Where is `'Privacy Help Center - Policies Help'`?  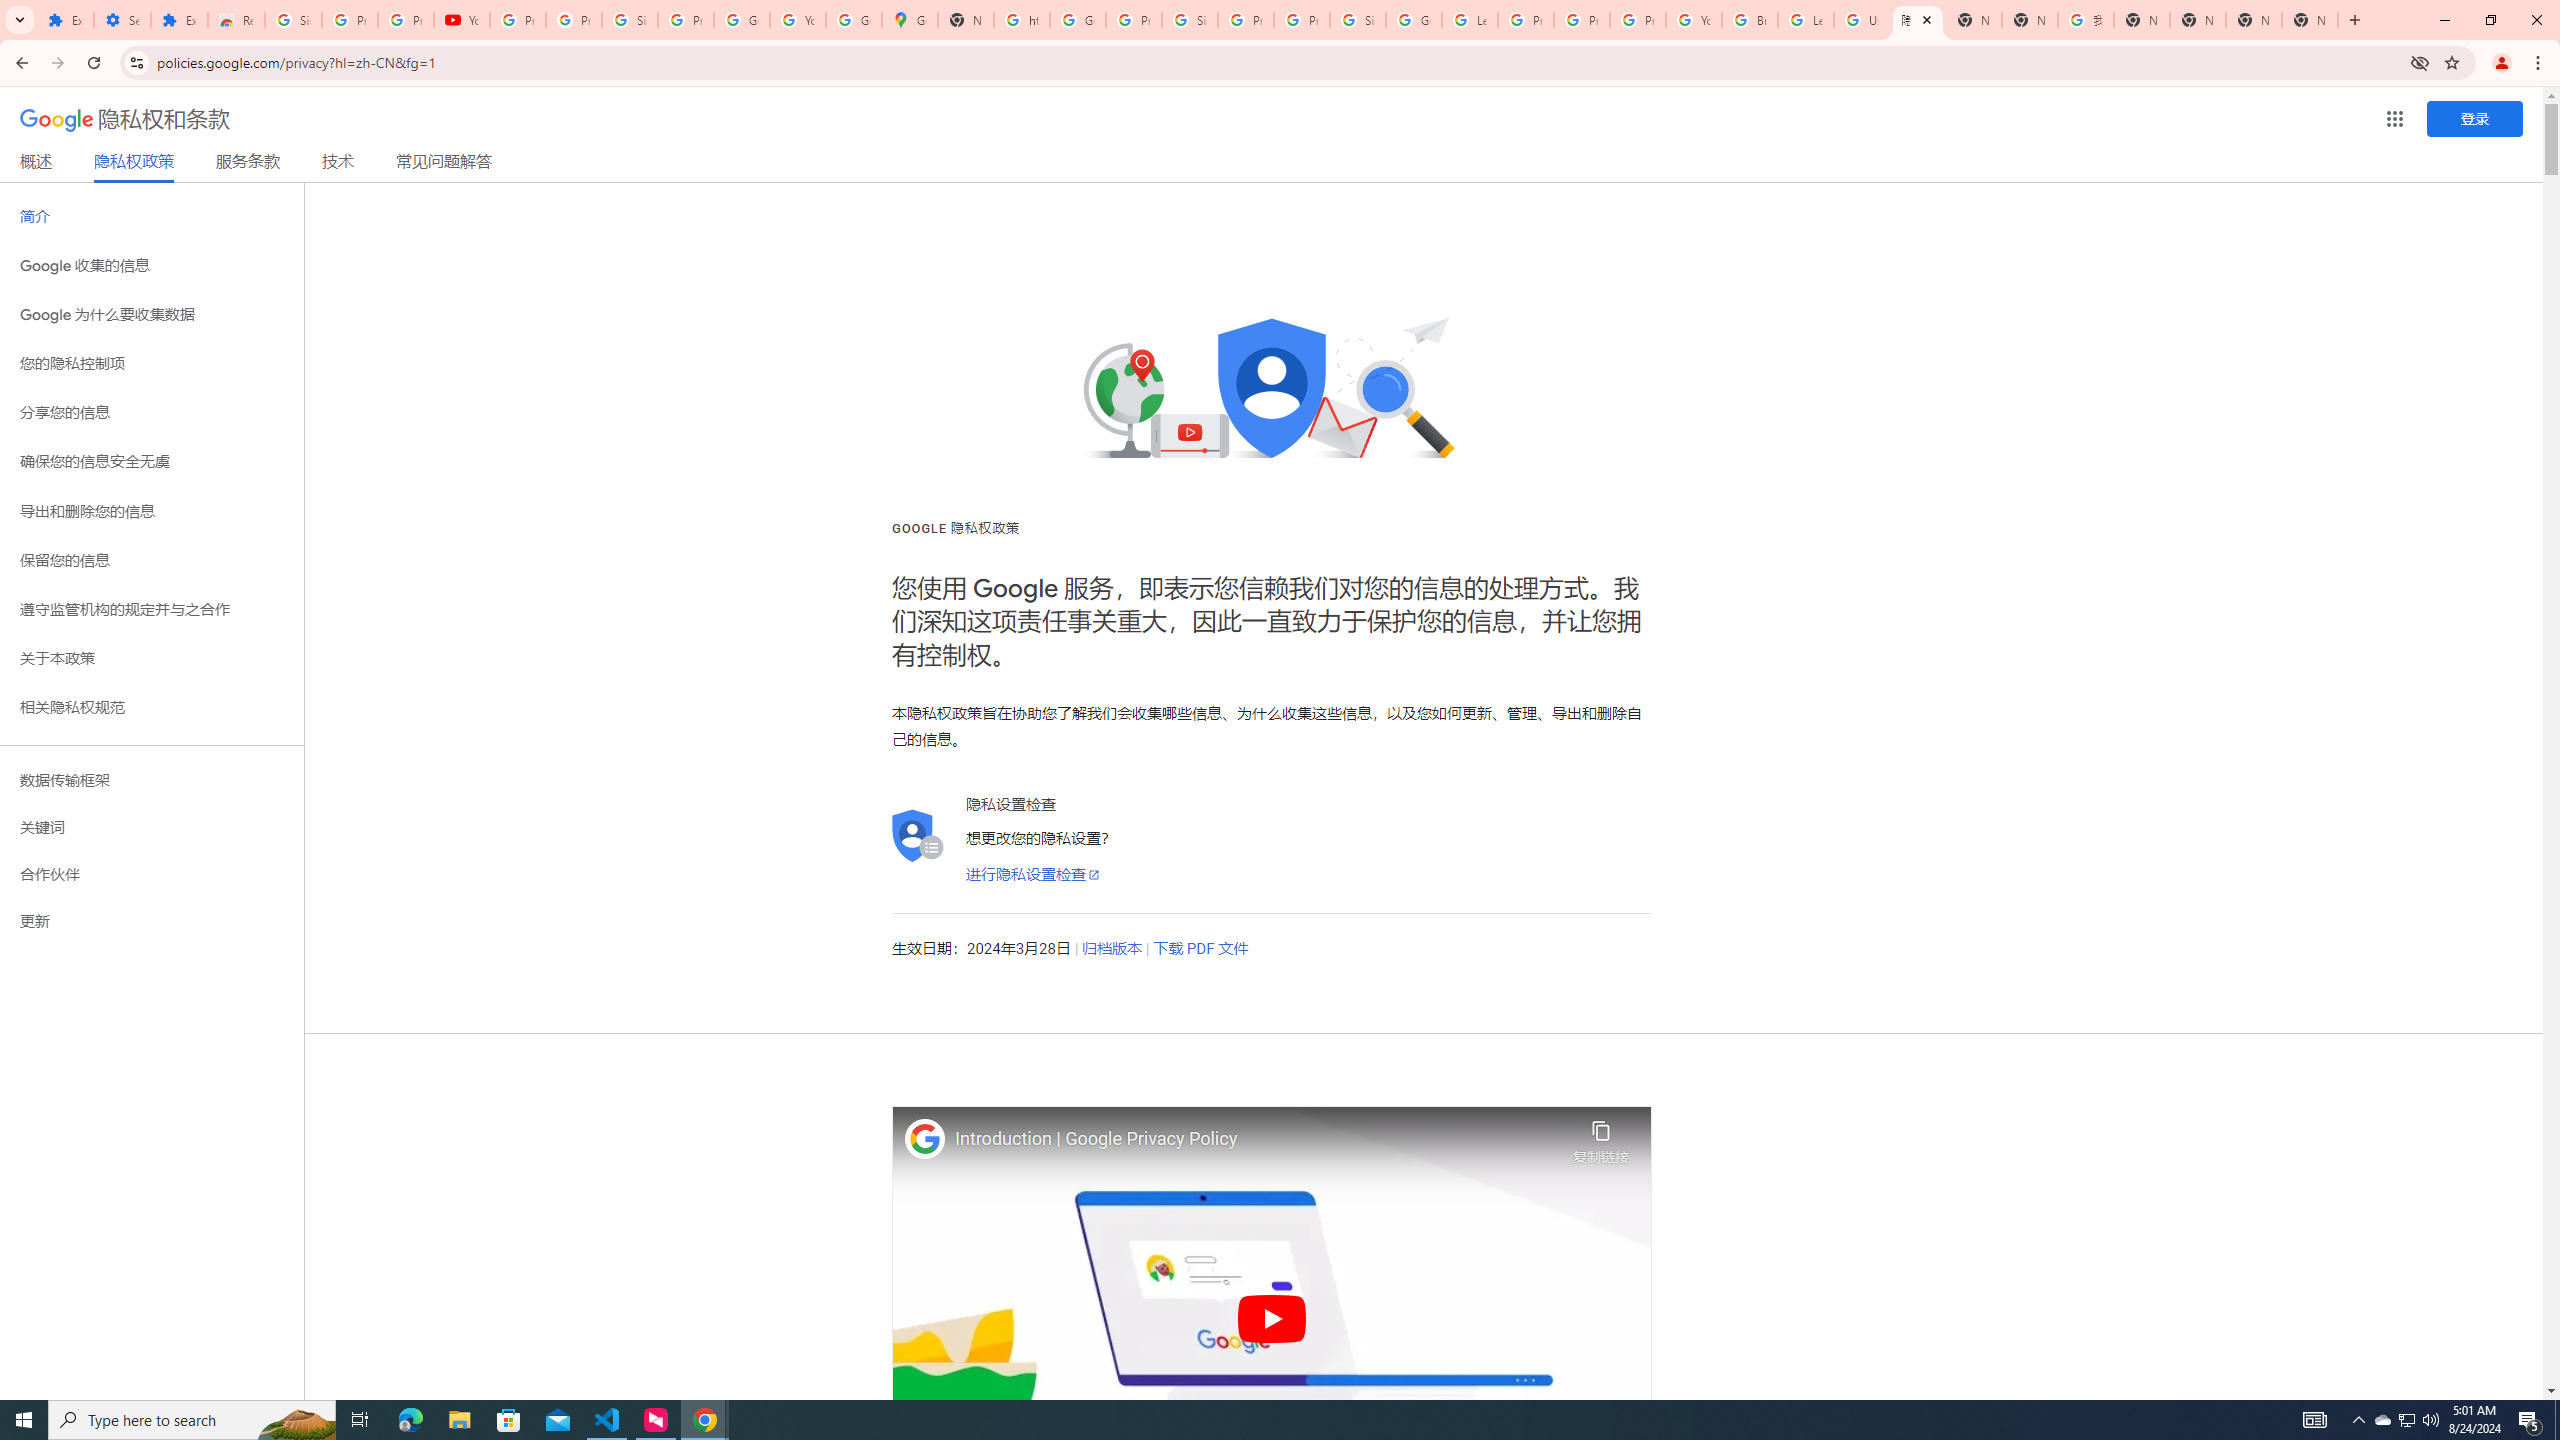
'Privacy Help Center - Policies Help' is located at coordinates (1581, 19).